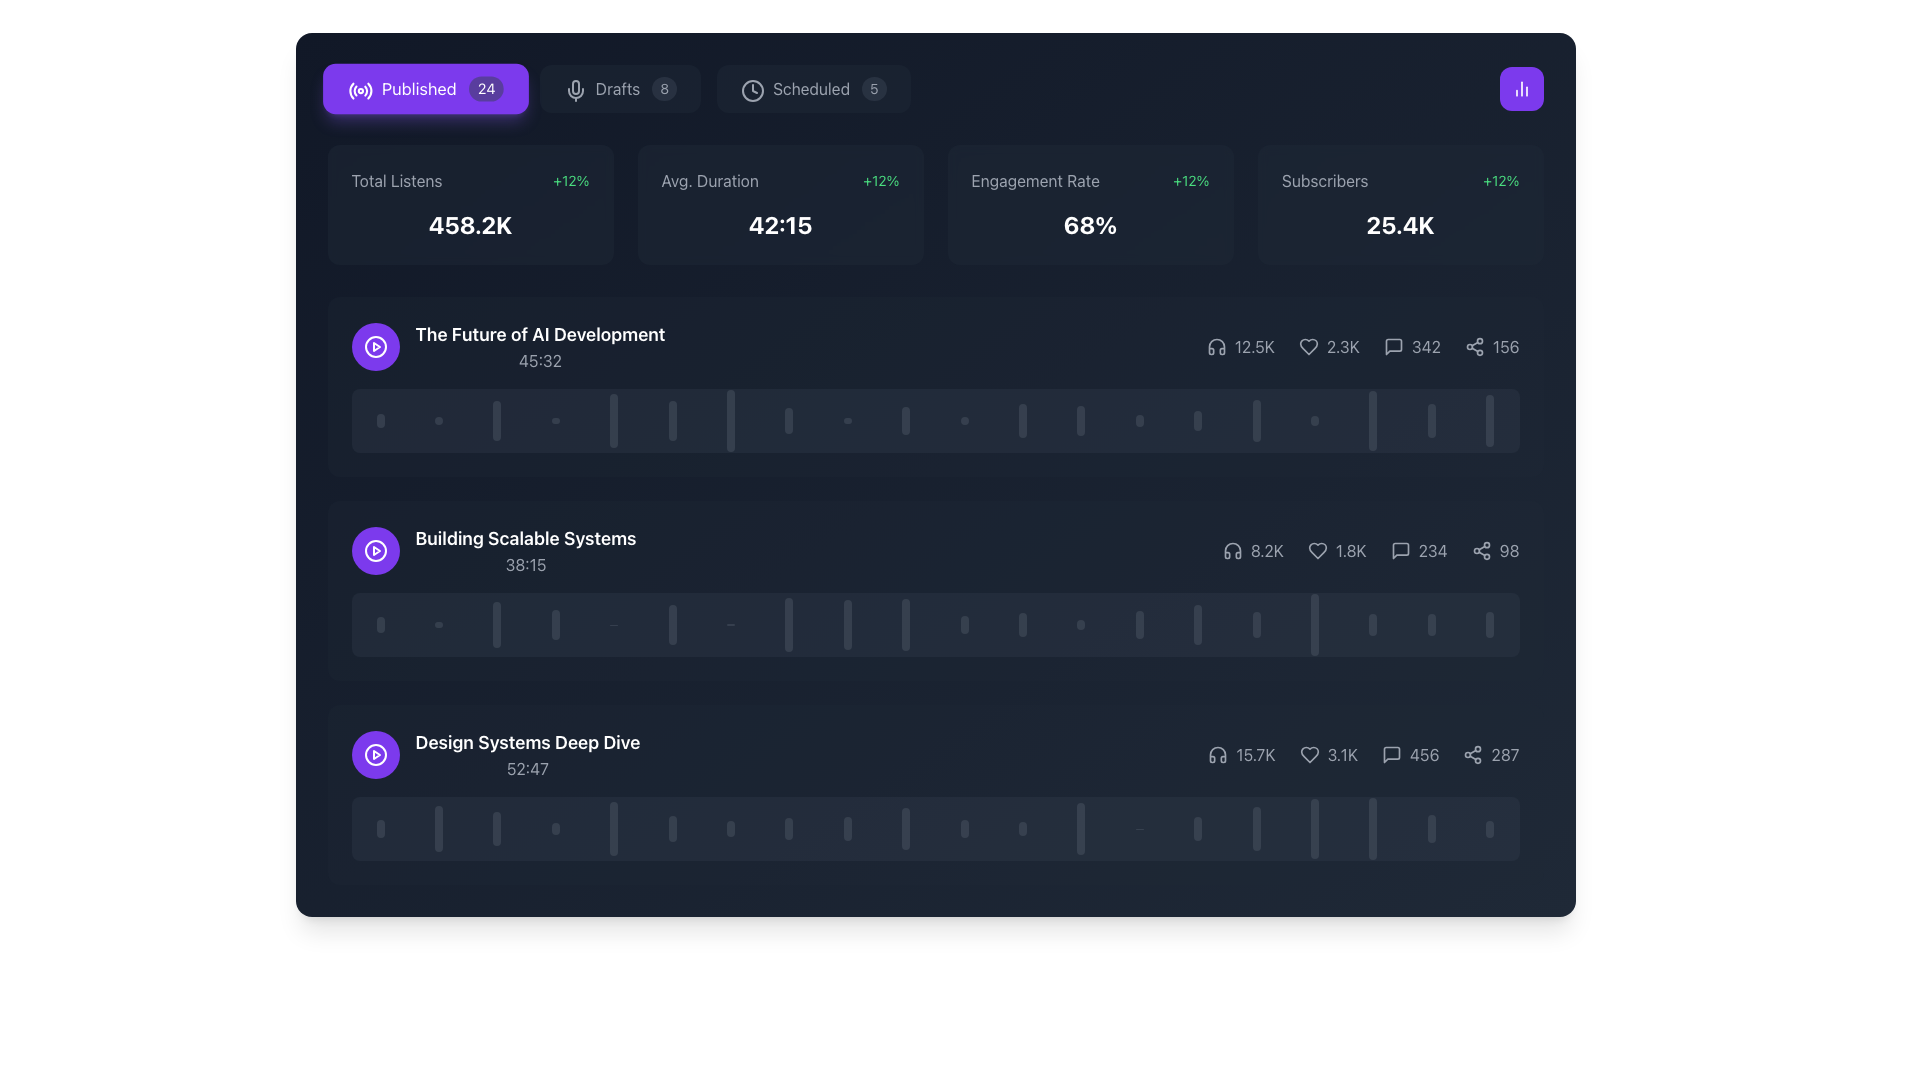 The width and height of the screenshot is (1920, 1080). Describe the element at coordinates (1309, 755) in the screenshot. I see `the heart-shaped icon located beside the '3.1K' likes in the content row for 'Design Systems Deep Dive' to like the content` at that location.